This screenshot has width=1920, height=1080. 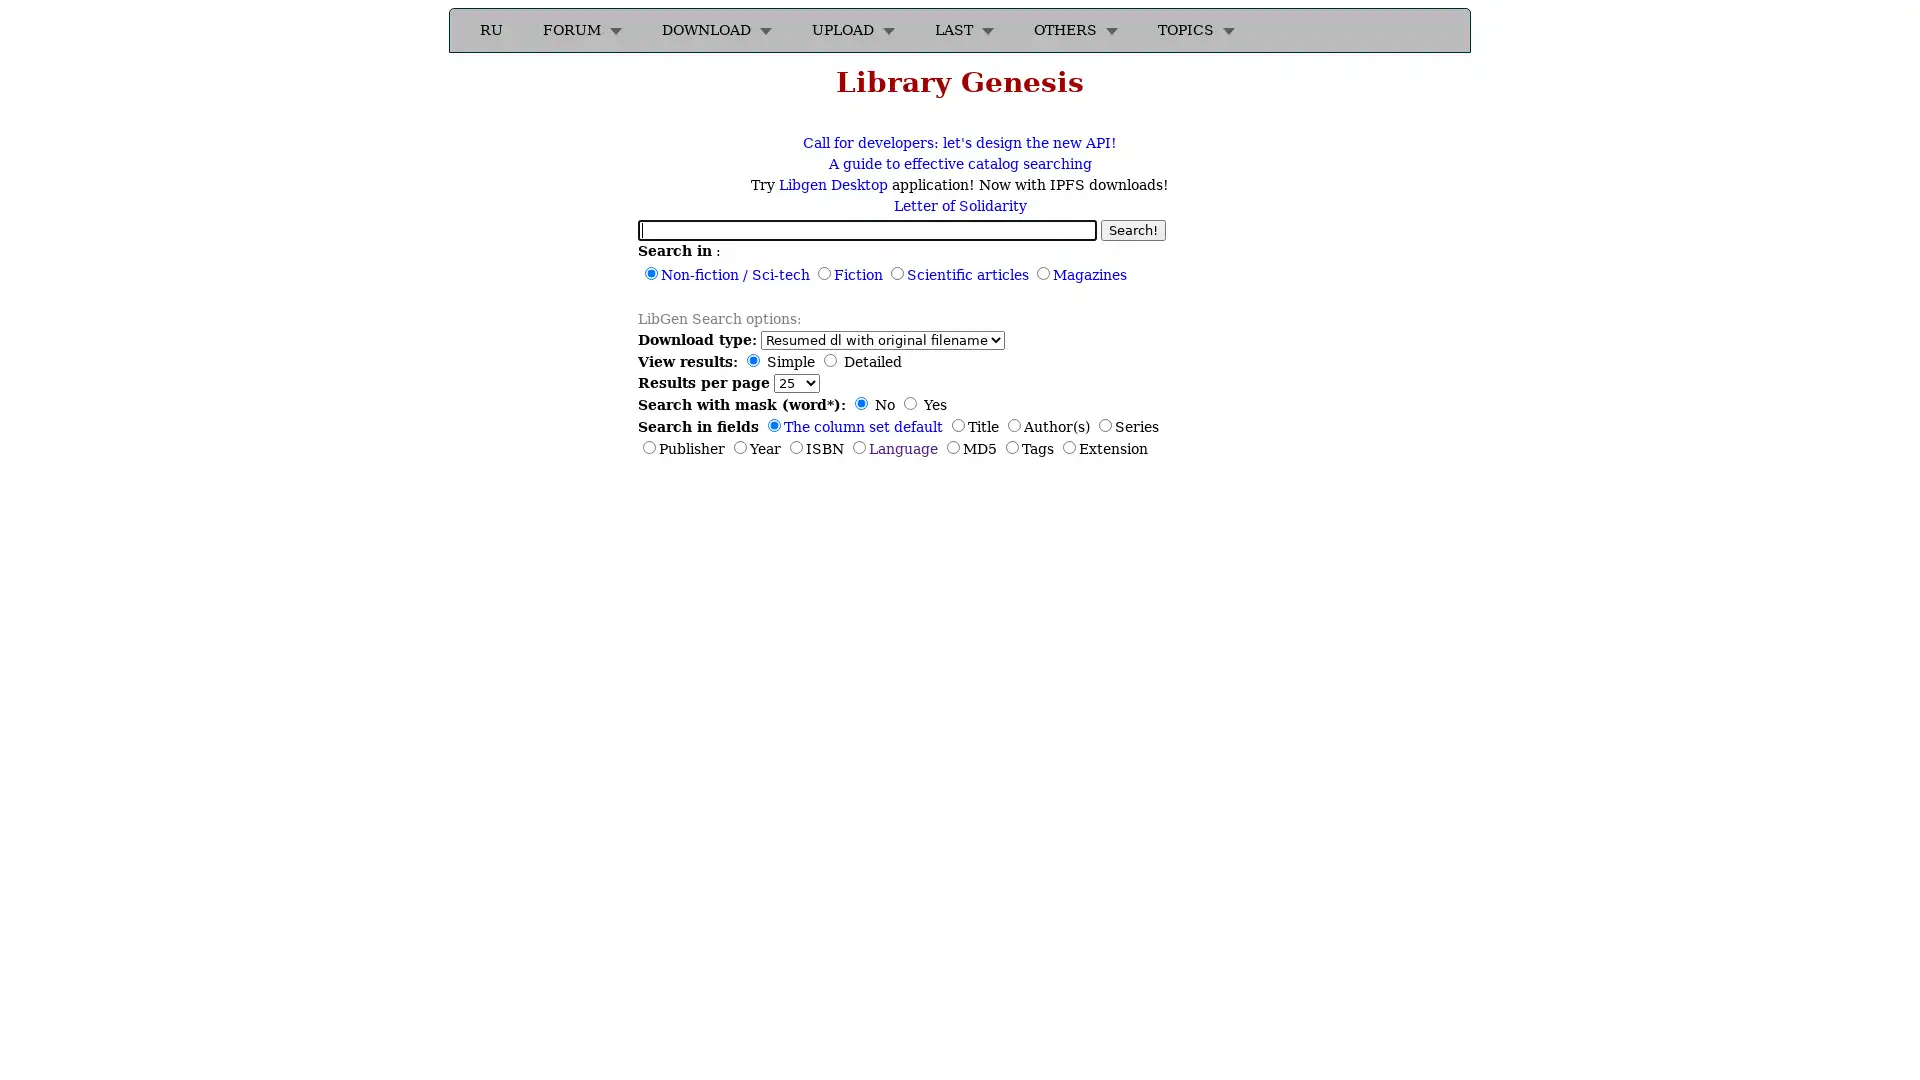 I want to click on Search!, so click(x=1133, y=228).